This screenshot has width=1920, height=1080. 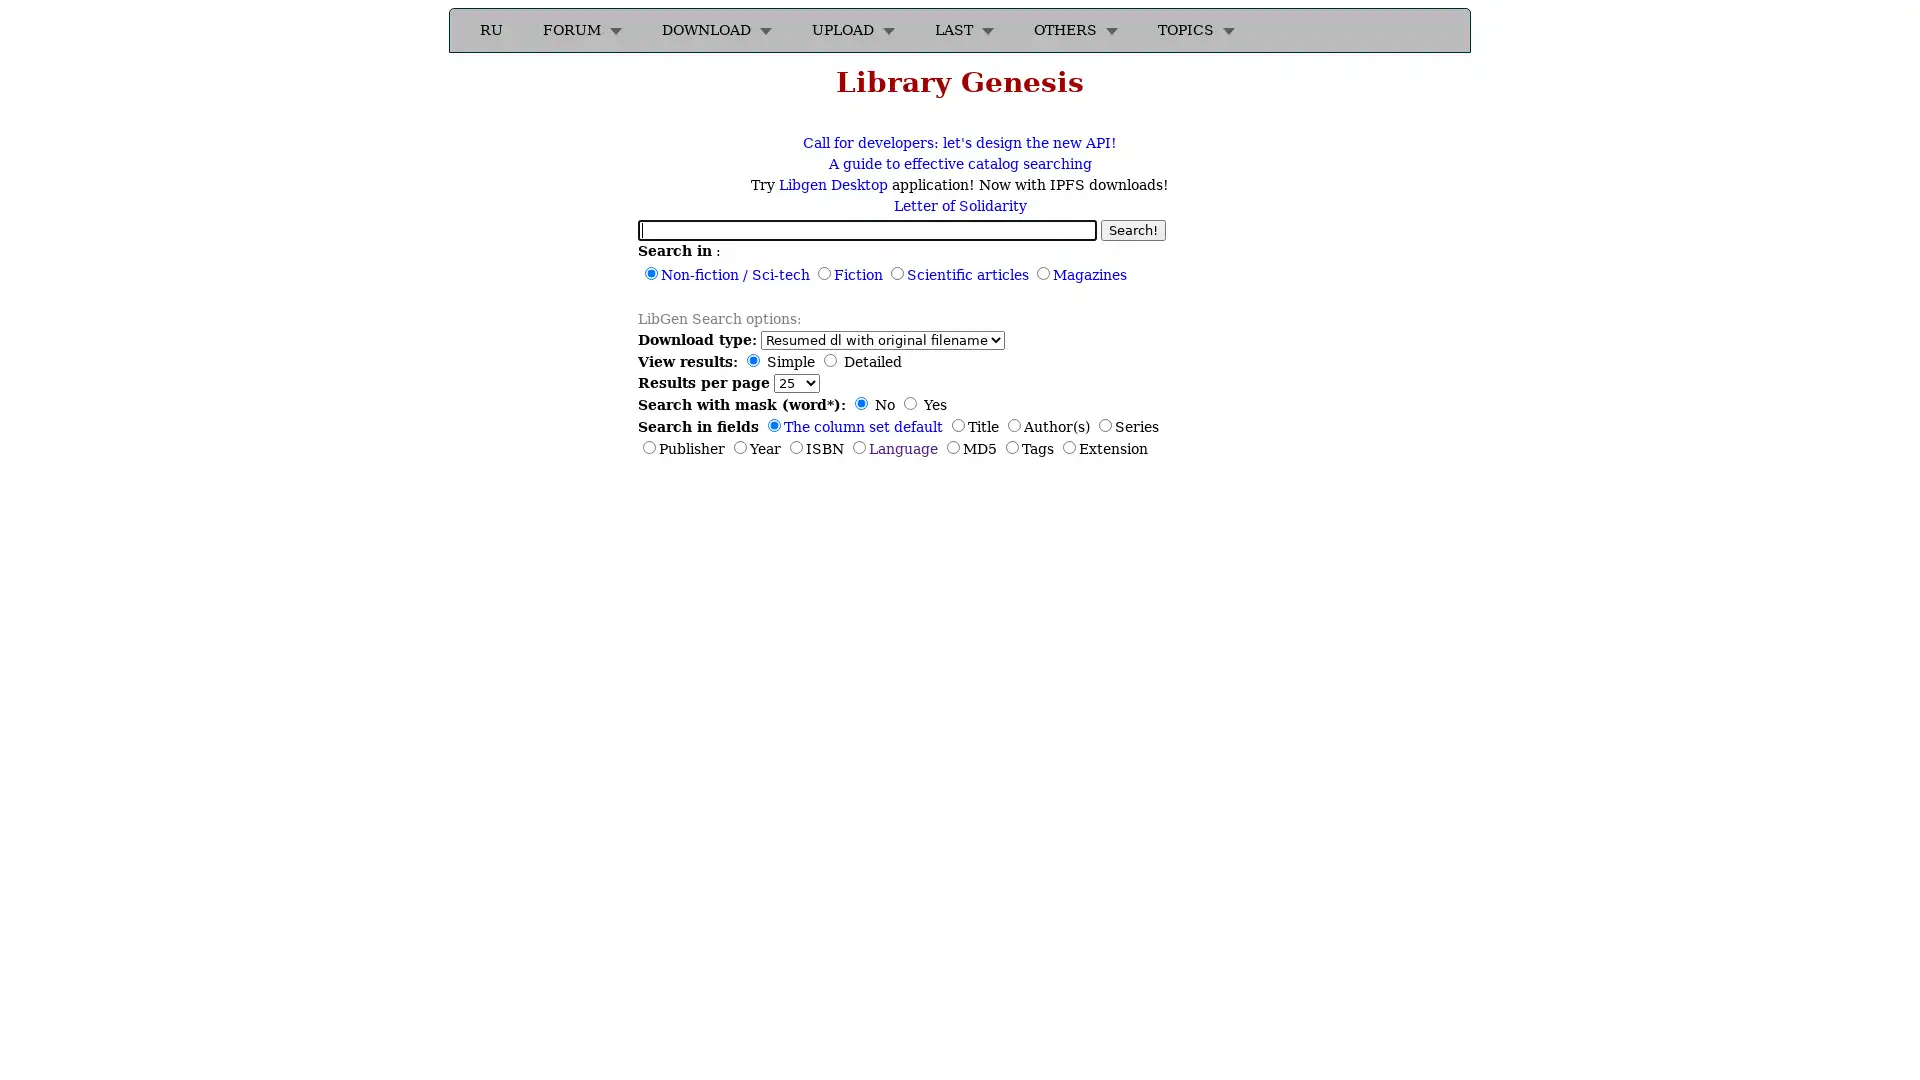 I want to click on Search!, so click(x=1133, y=228).